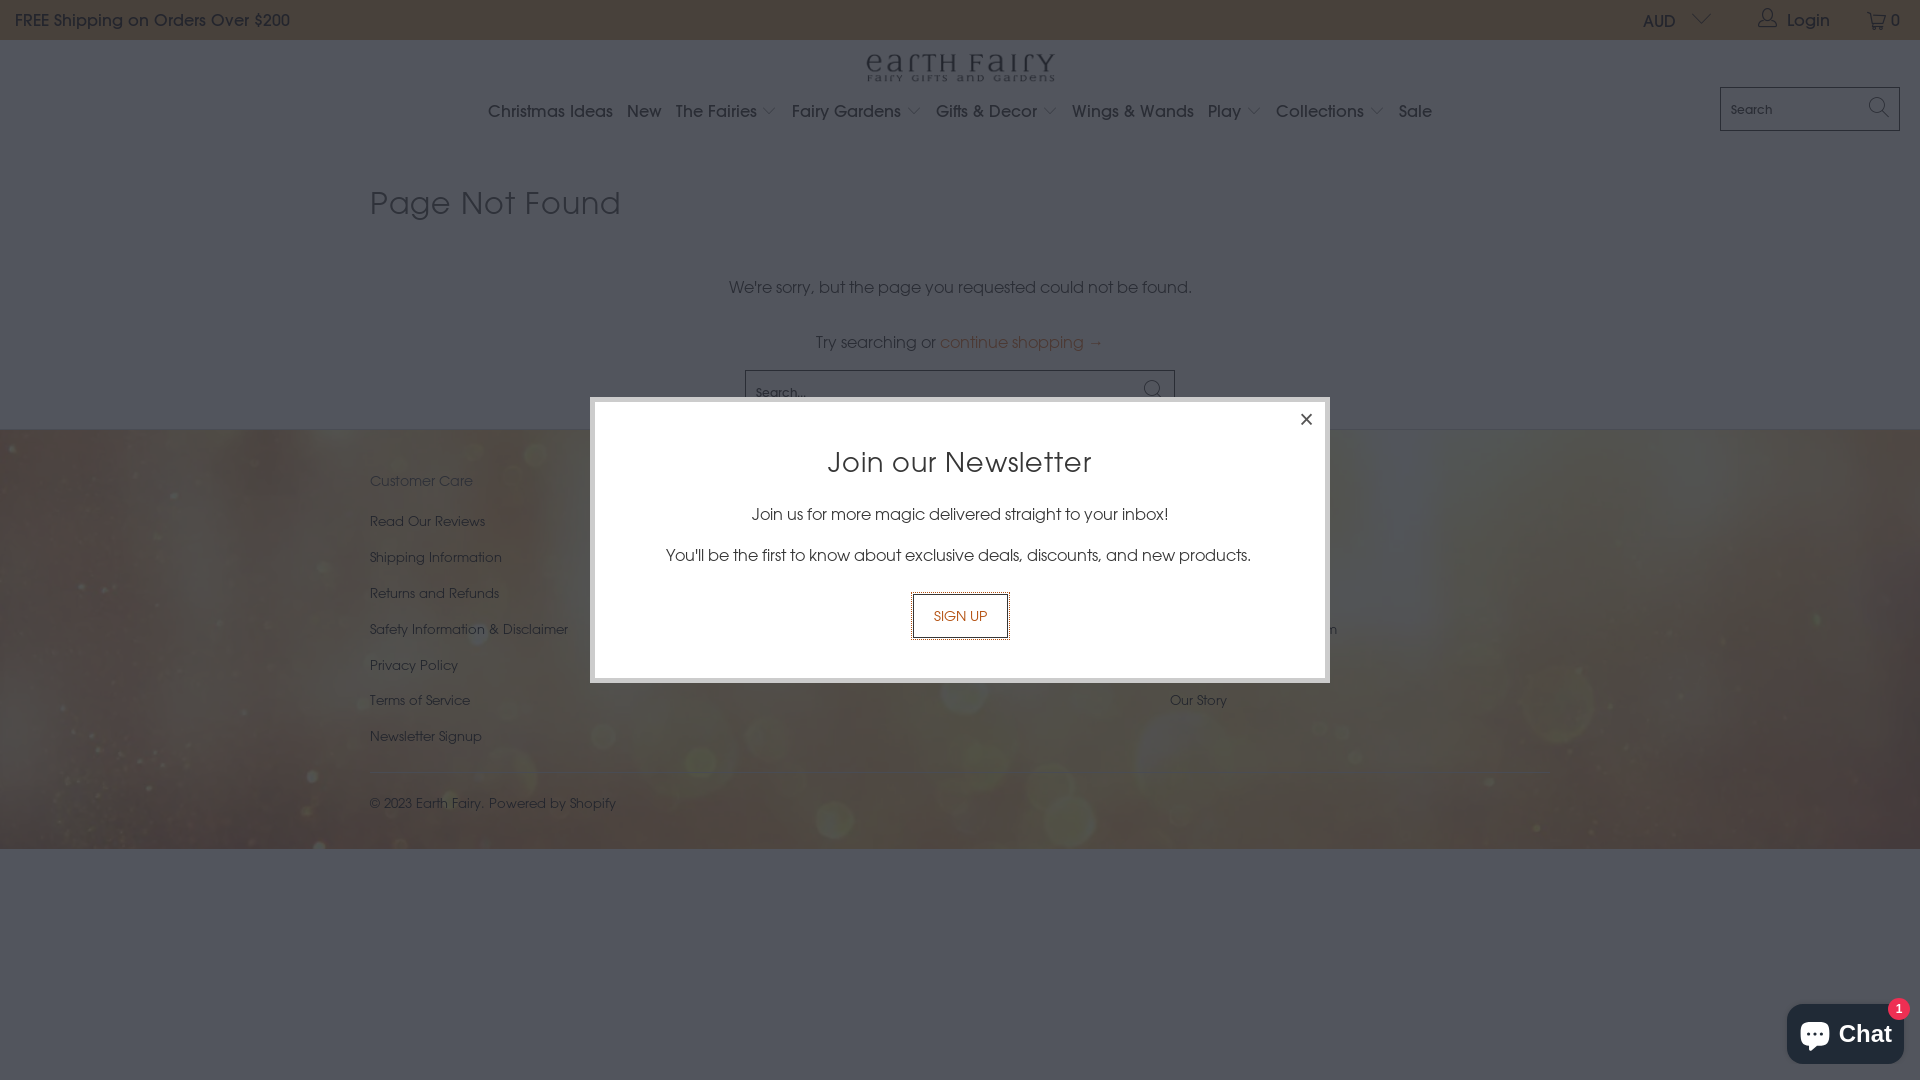 This screenshot has height=1080, width=1920. What do you see at coordinates (1197, 664) in the screenshot?
I see `'Our Blog'` at bounding box center [1197, 664].